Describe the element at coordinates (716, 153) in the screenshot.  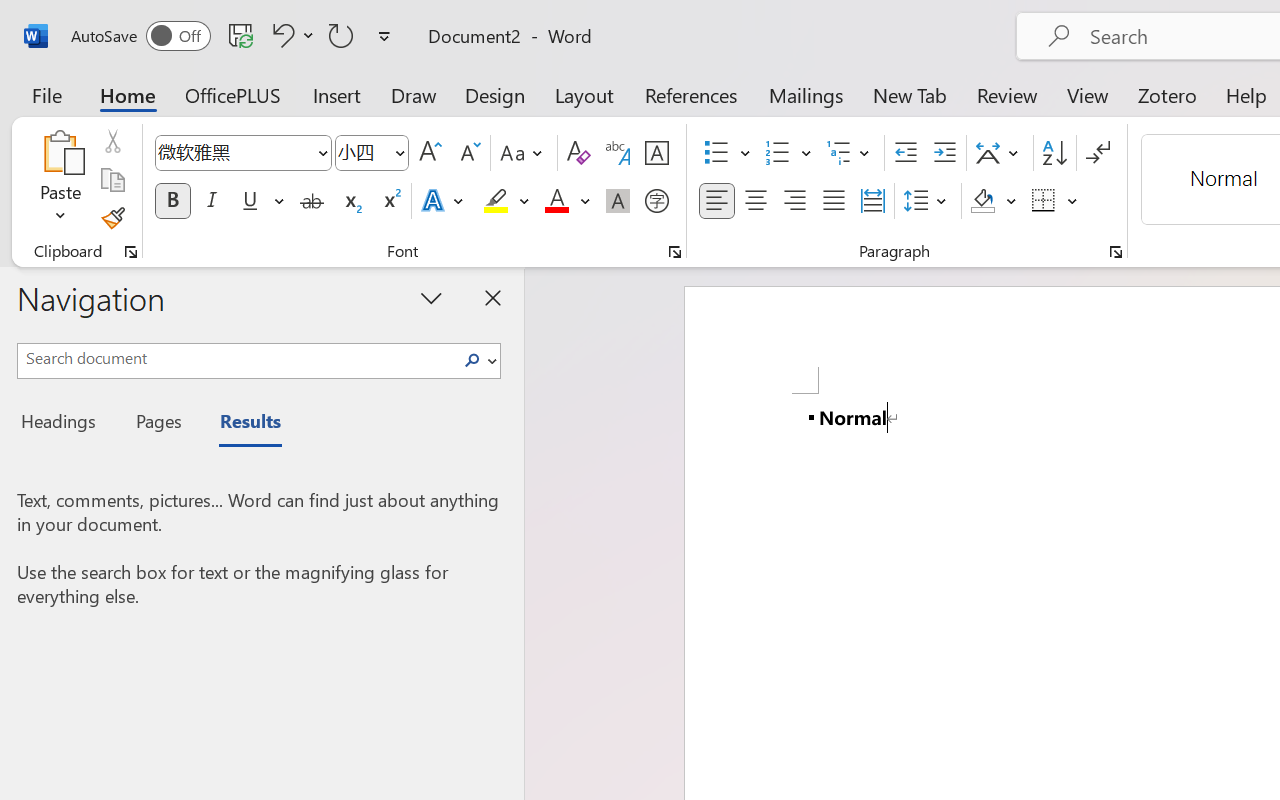
I see `'Bullets'` at that location.